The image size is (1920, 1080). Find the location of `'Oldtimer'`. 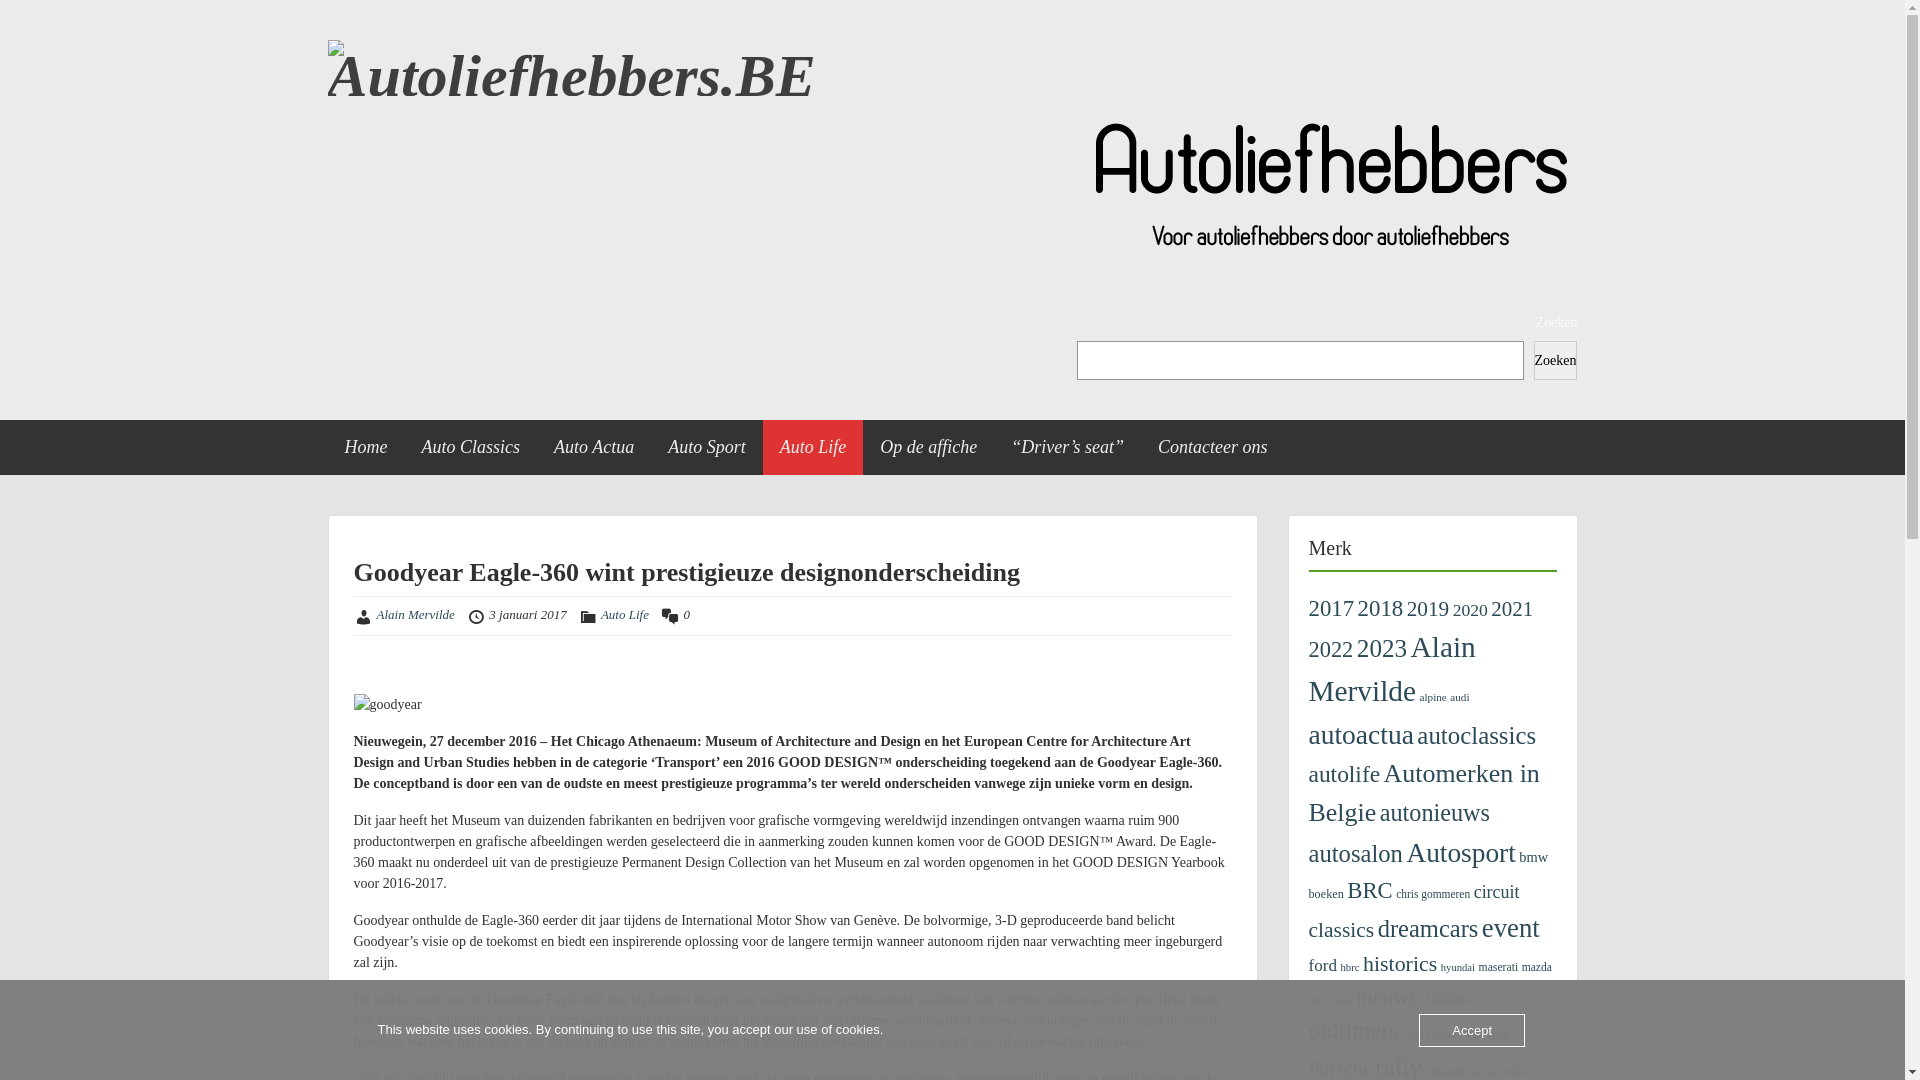

'Oldtimer' is located at coordinates (1450, 999).